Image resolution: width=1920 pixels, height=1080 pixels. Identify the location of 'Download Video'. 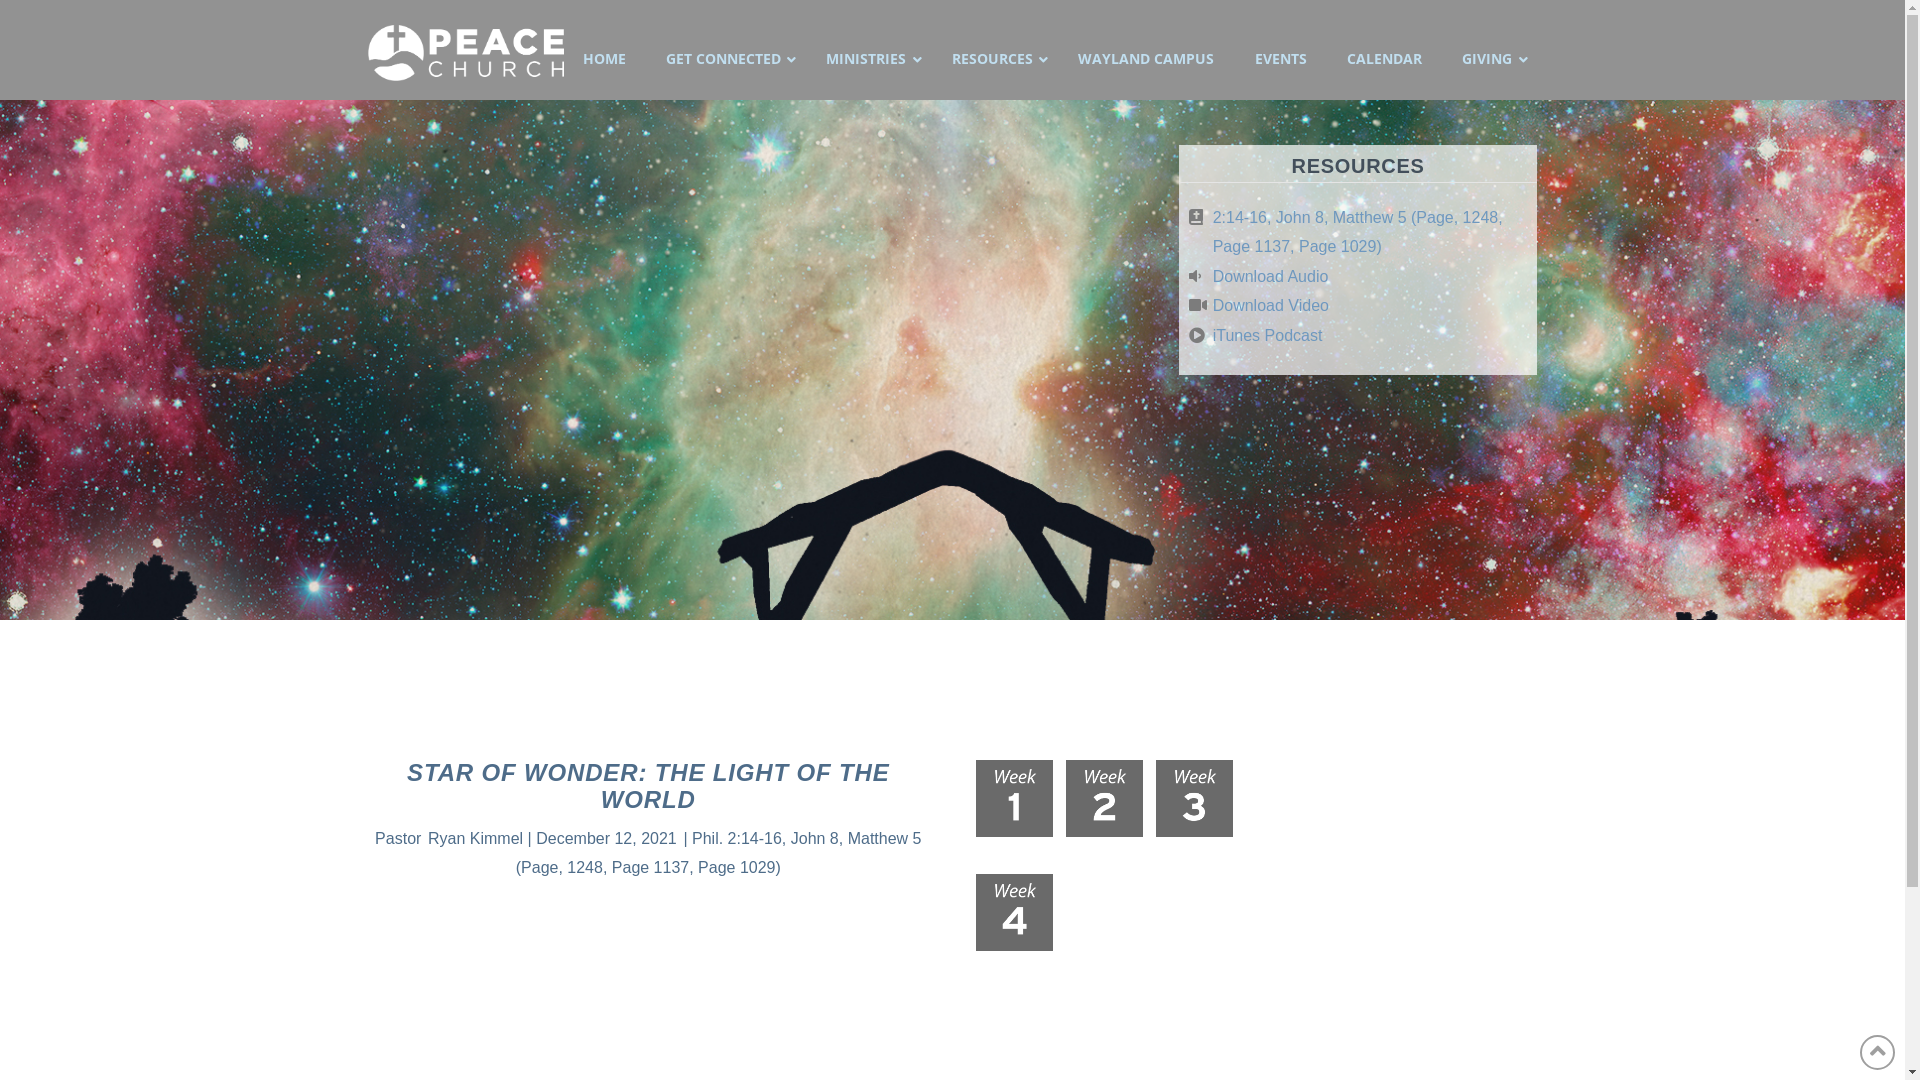
(1270, 305).